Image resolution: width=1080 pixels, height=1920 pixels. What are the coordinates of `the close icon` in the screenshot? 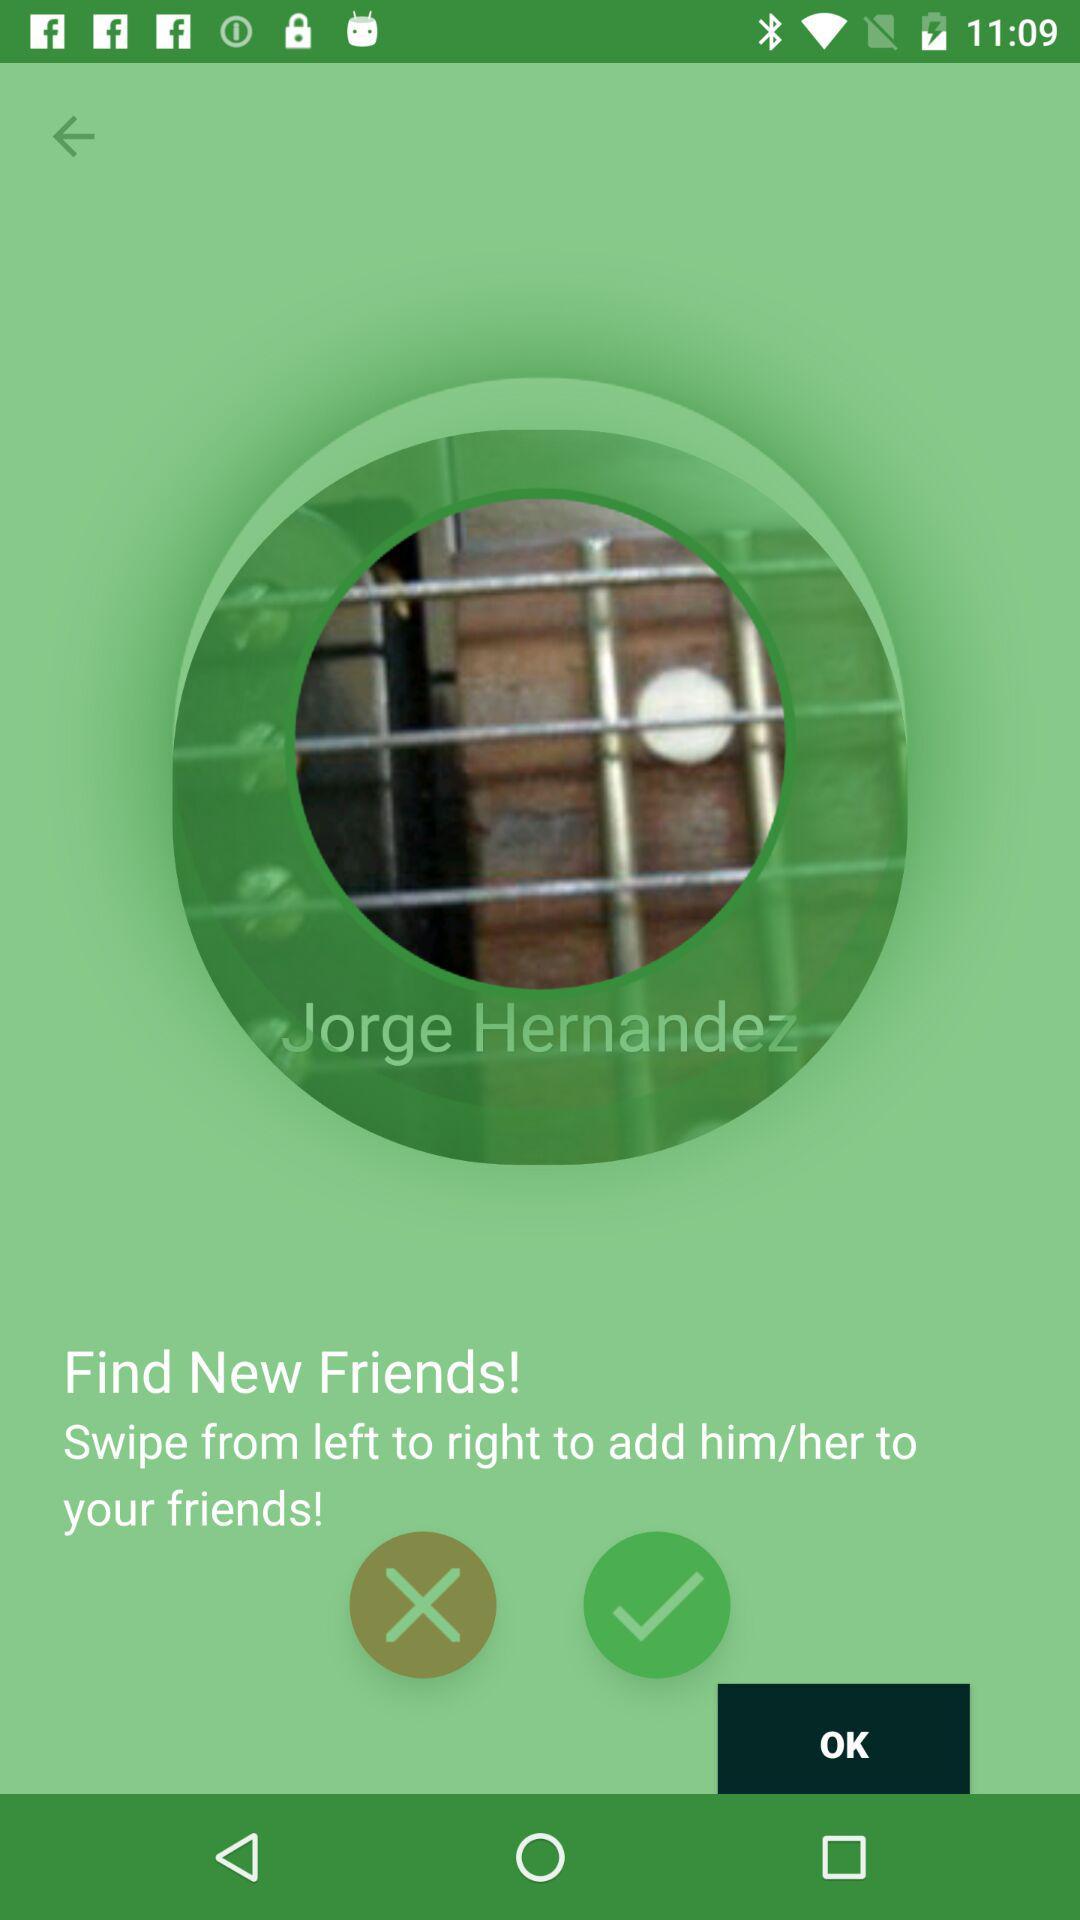 It's located at (422, 1604).